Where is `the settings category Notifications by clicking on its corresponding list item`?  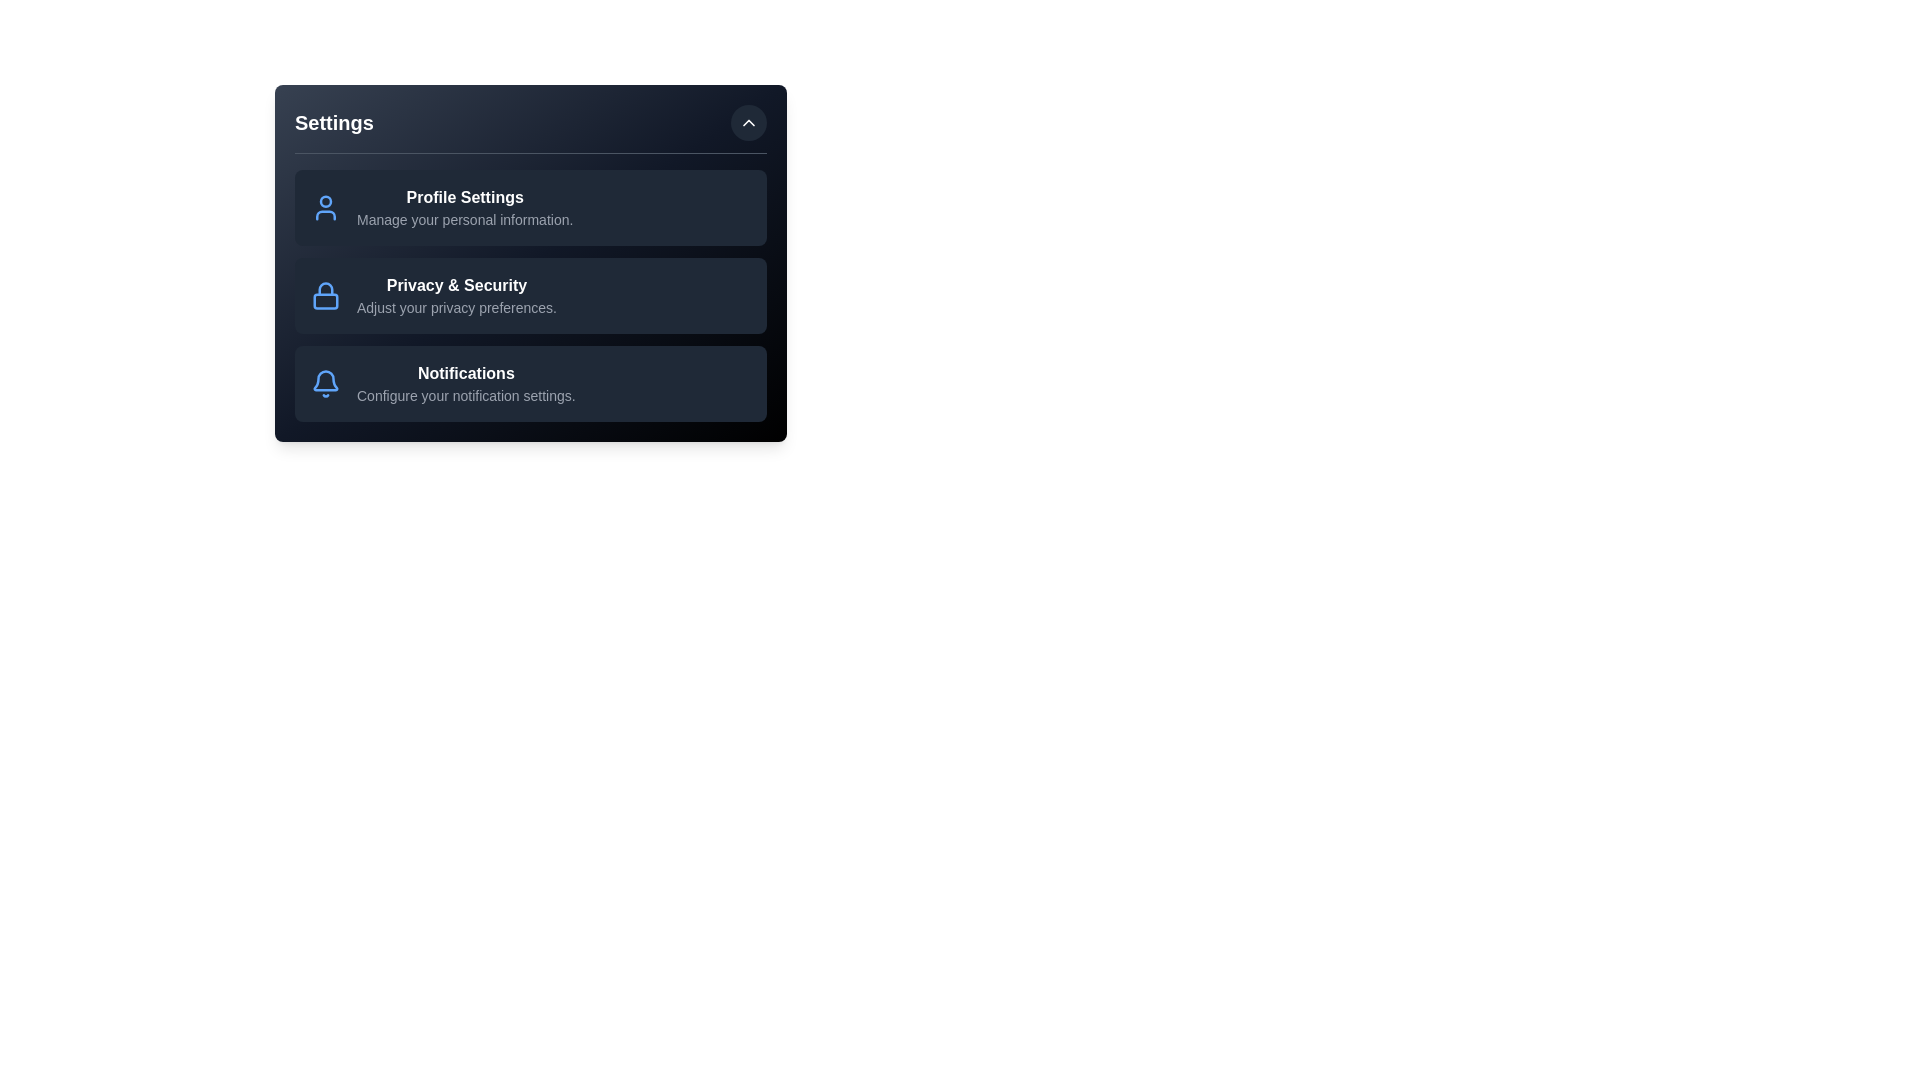
the settings category Notifications by clicking on its corresponding list item is located at coordinates (531, 384).